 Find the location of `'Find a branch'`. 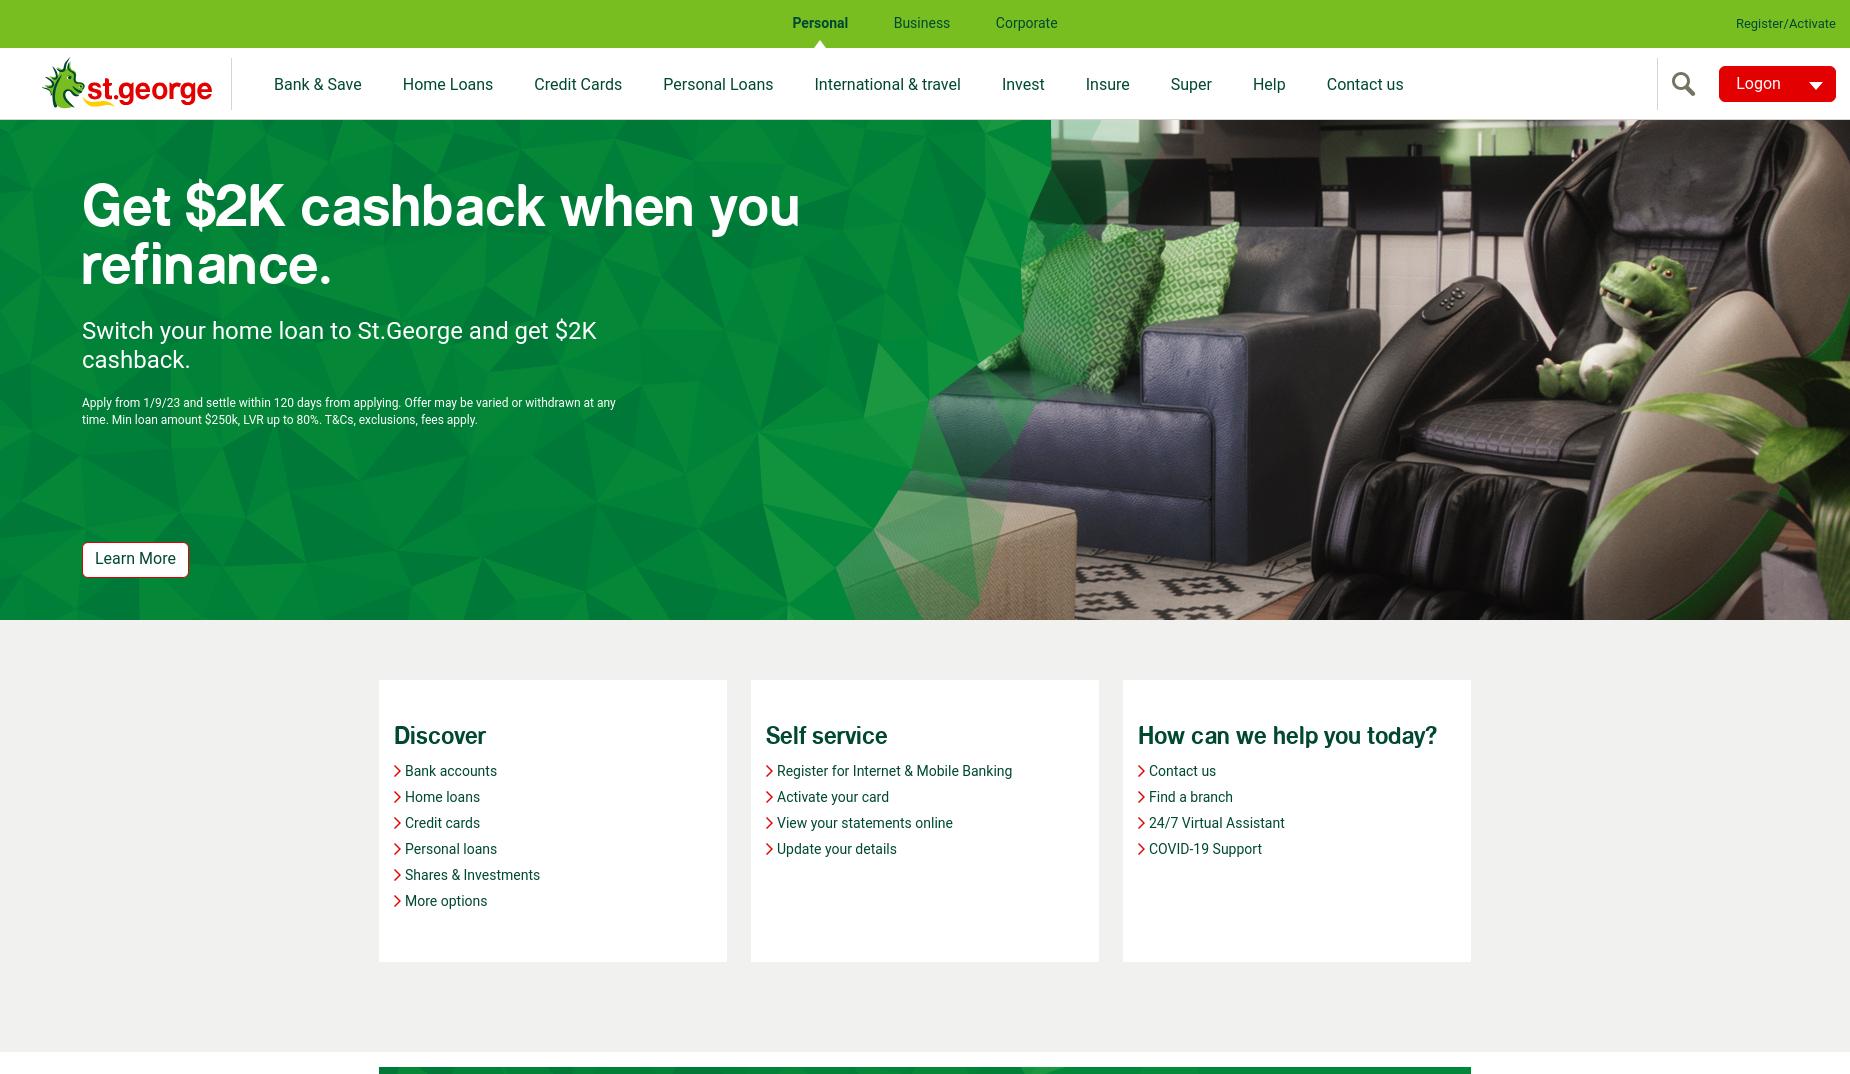

'Find a branch' is located at coordinates (1190, 796).